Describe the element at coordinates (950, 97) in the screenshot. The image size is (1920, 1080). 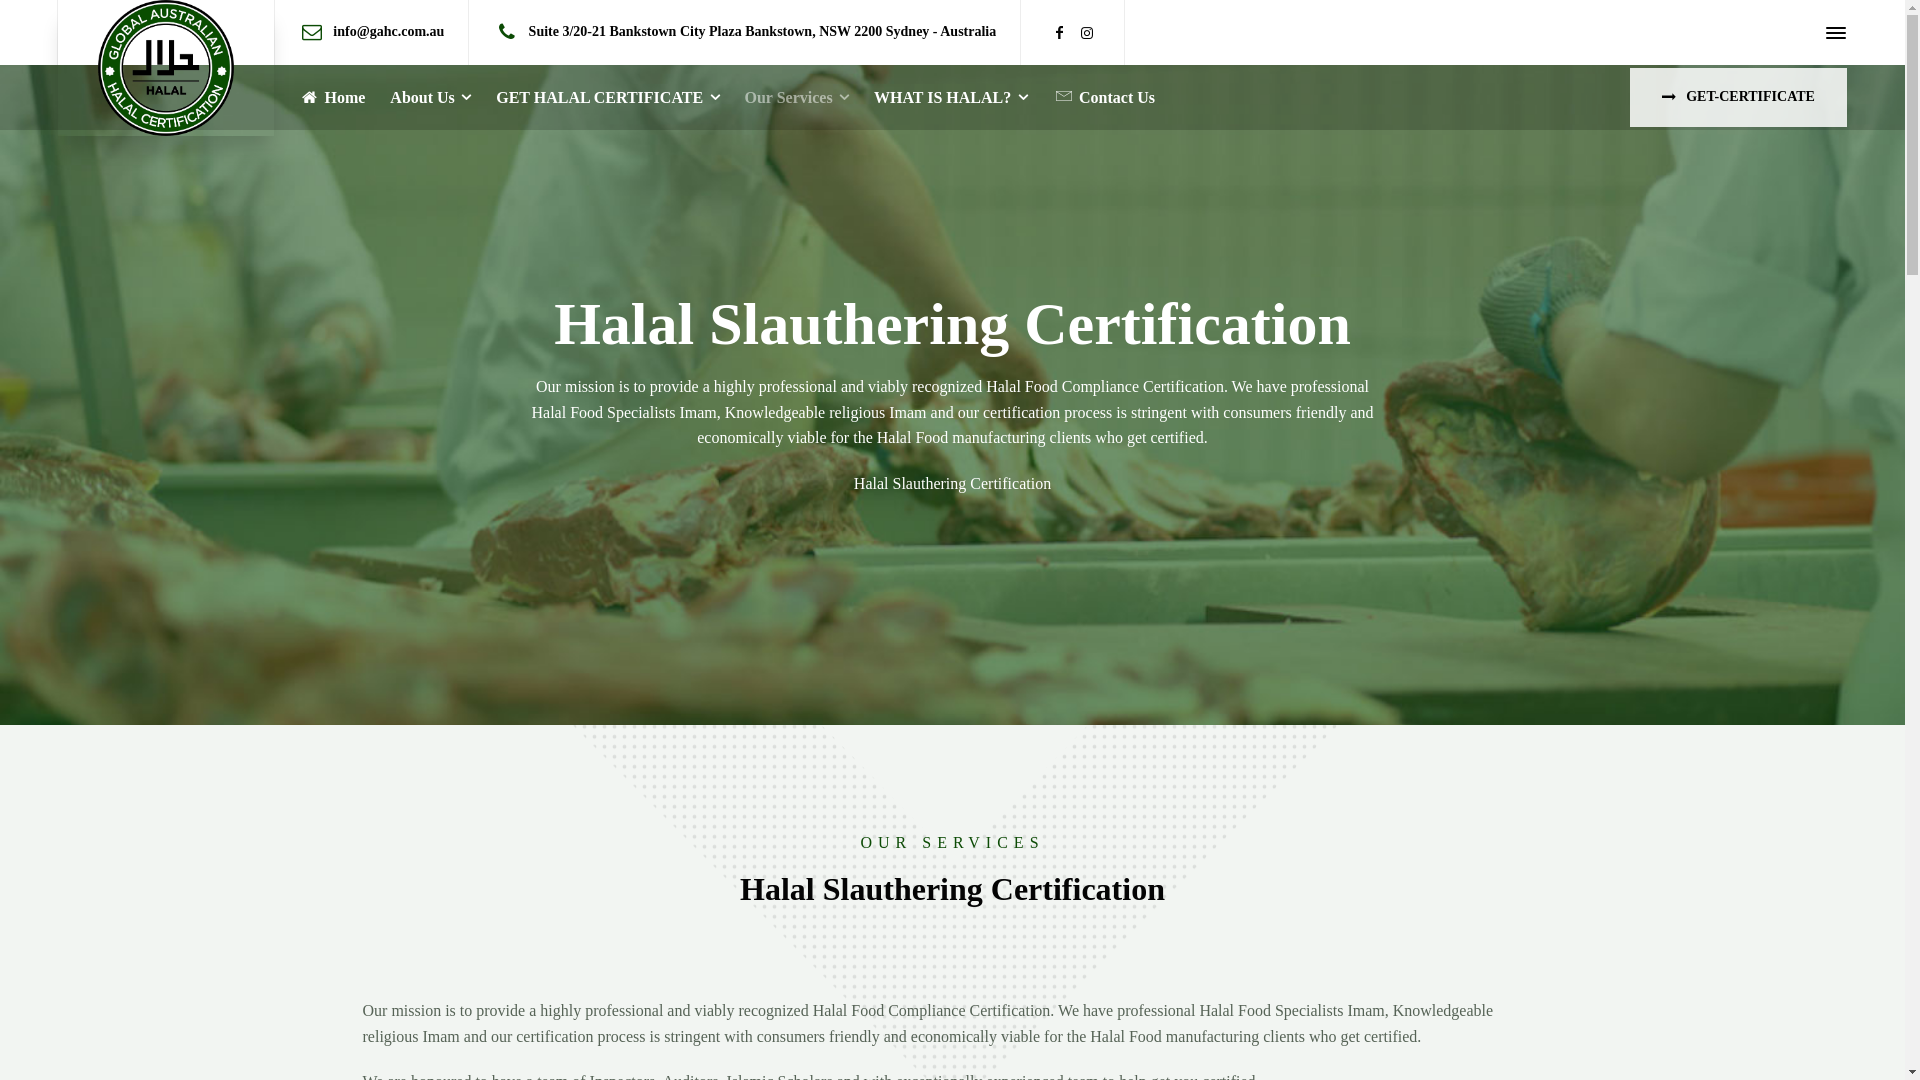
I see `'WHAT IS HALAL?'` at that location.